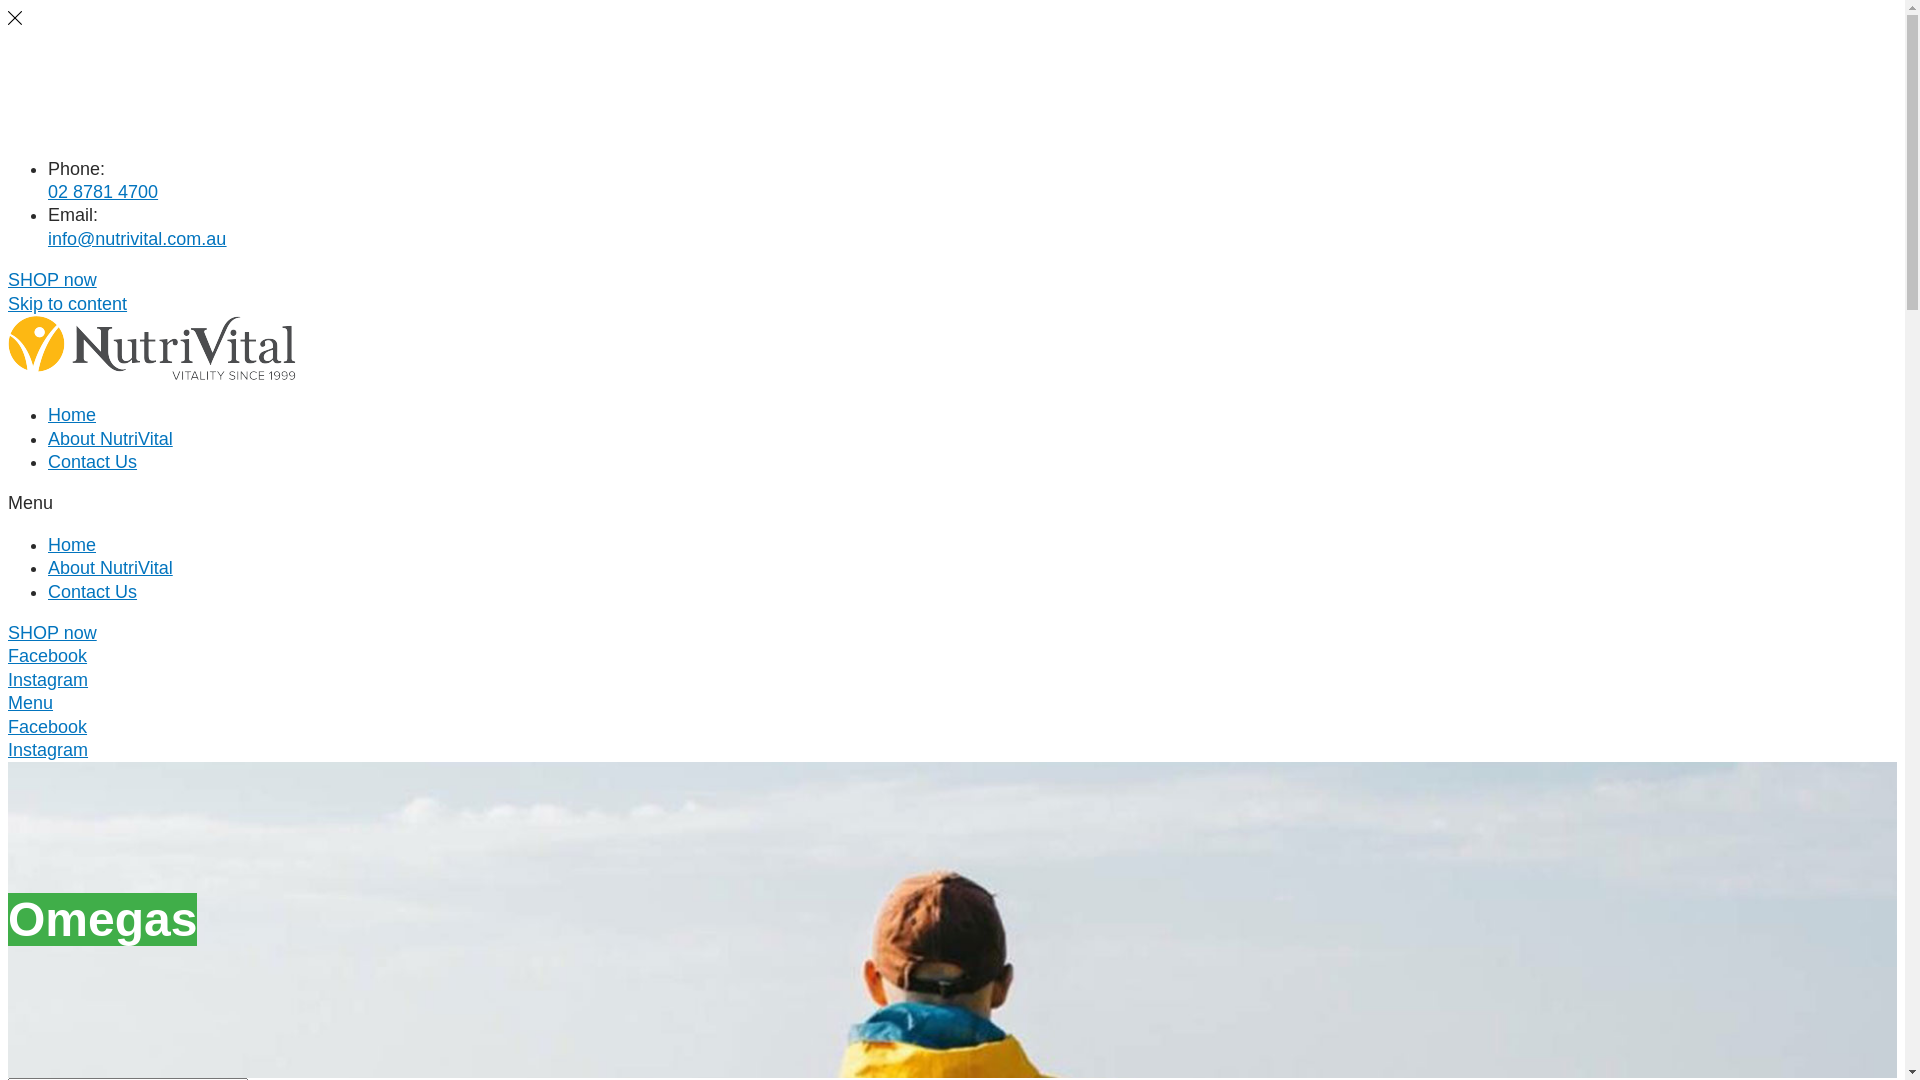 The image size is (1920, 1080). What do you see at coordinates (48, 462) in the screenshot?
I see `'Contact Us'` at bounding box center [48, 462].